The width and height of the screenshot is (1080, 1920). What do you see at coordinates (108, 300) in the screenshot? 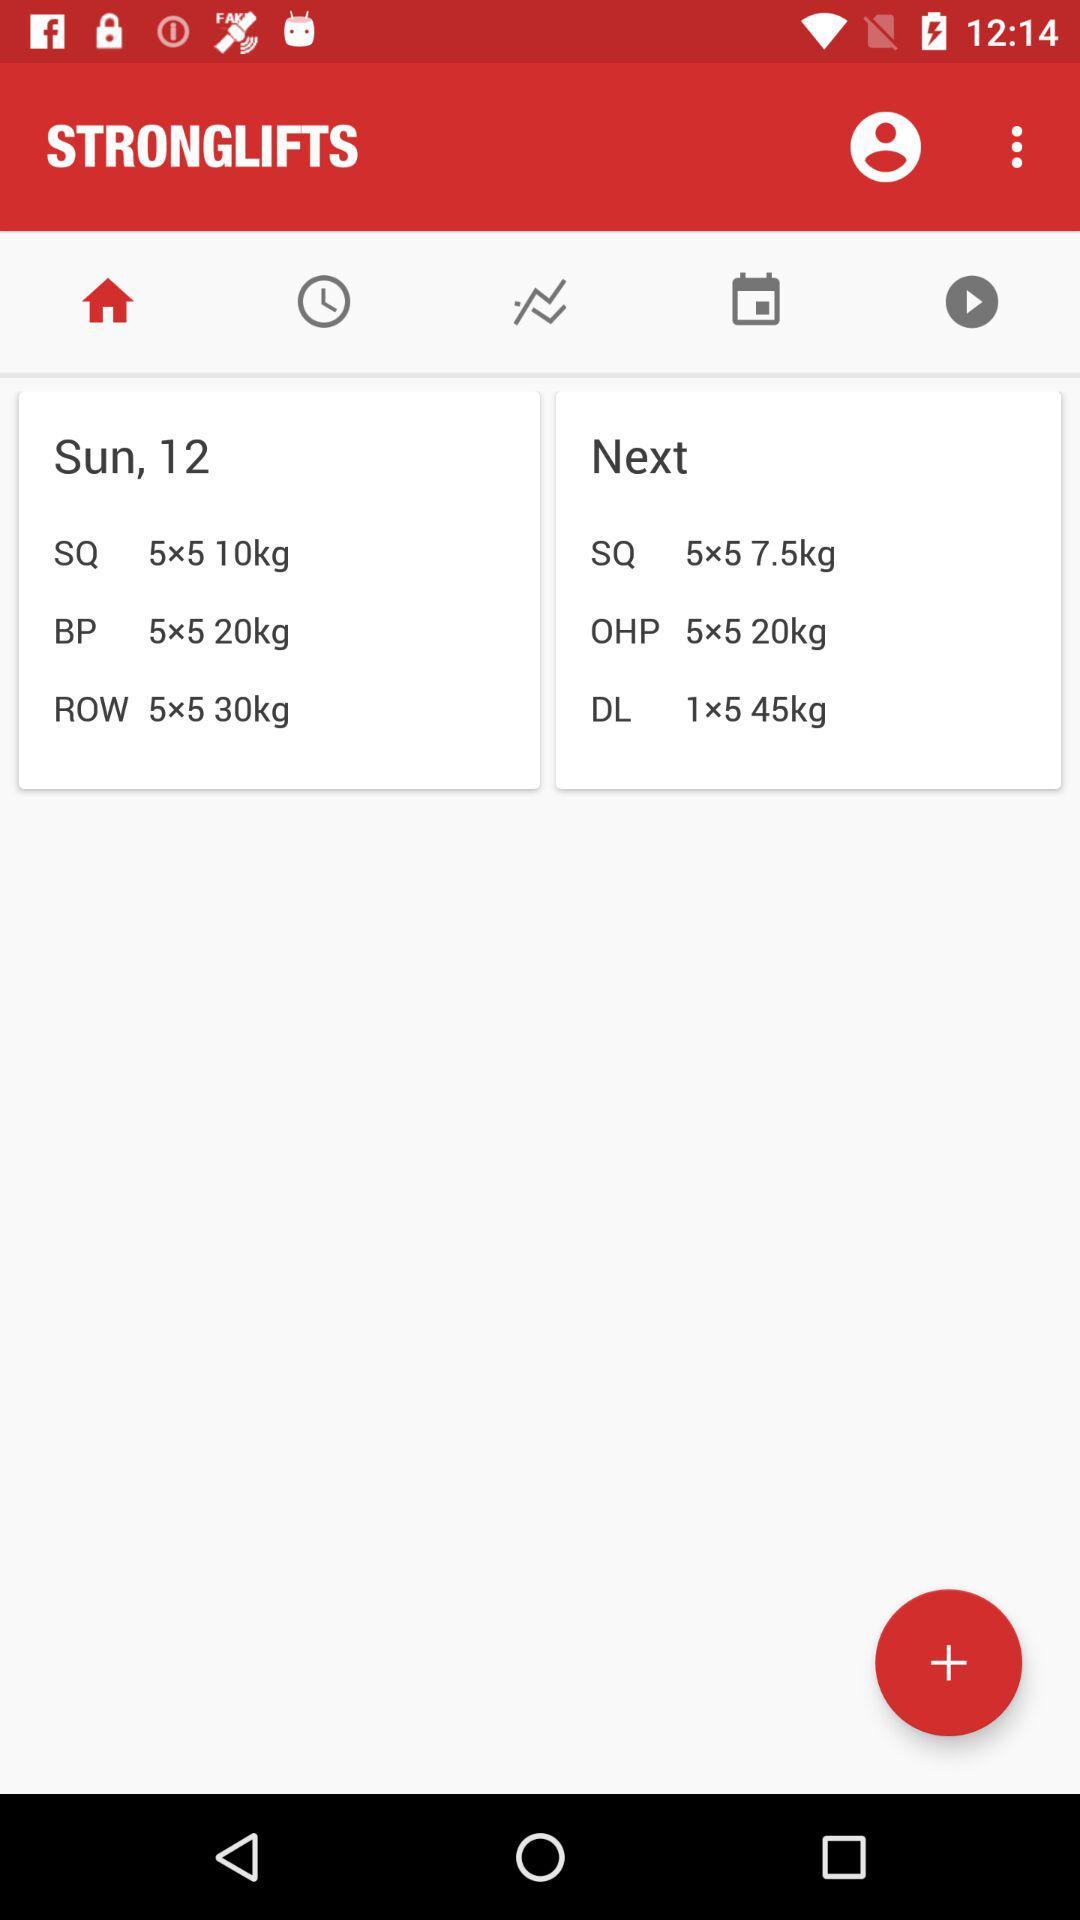
I see `switch to home screen` at bounding box center [108, 300].